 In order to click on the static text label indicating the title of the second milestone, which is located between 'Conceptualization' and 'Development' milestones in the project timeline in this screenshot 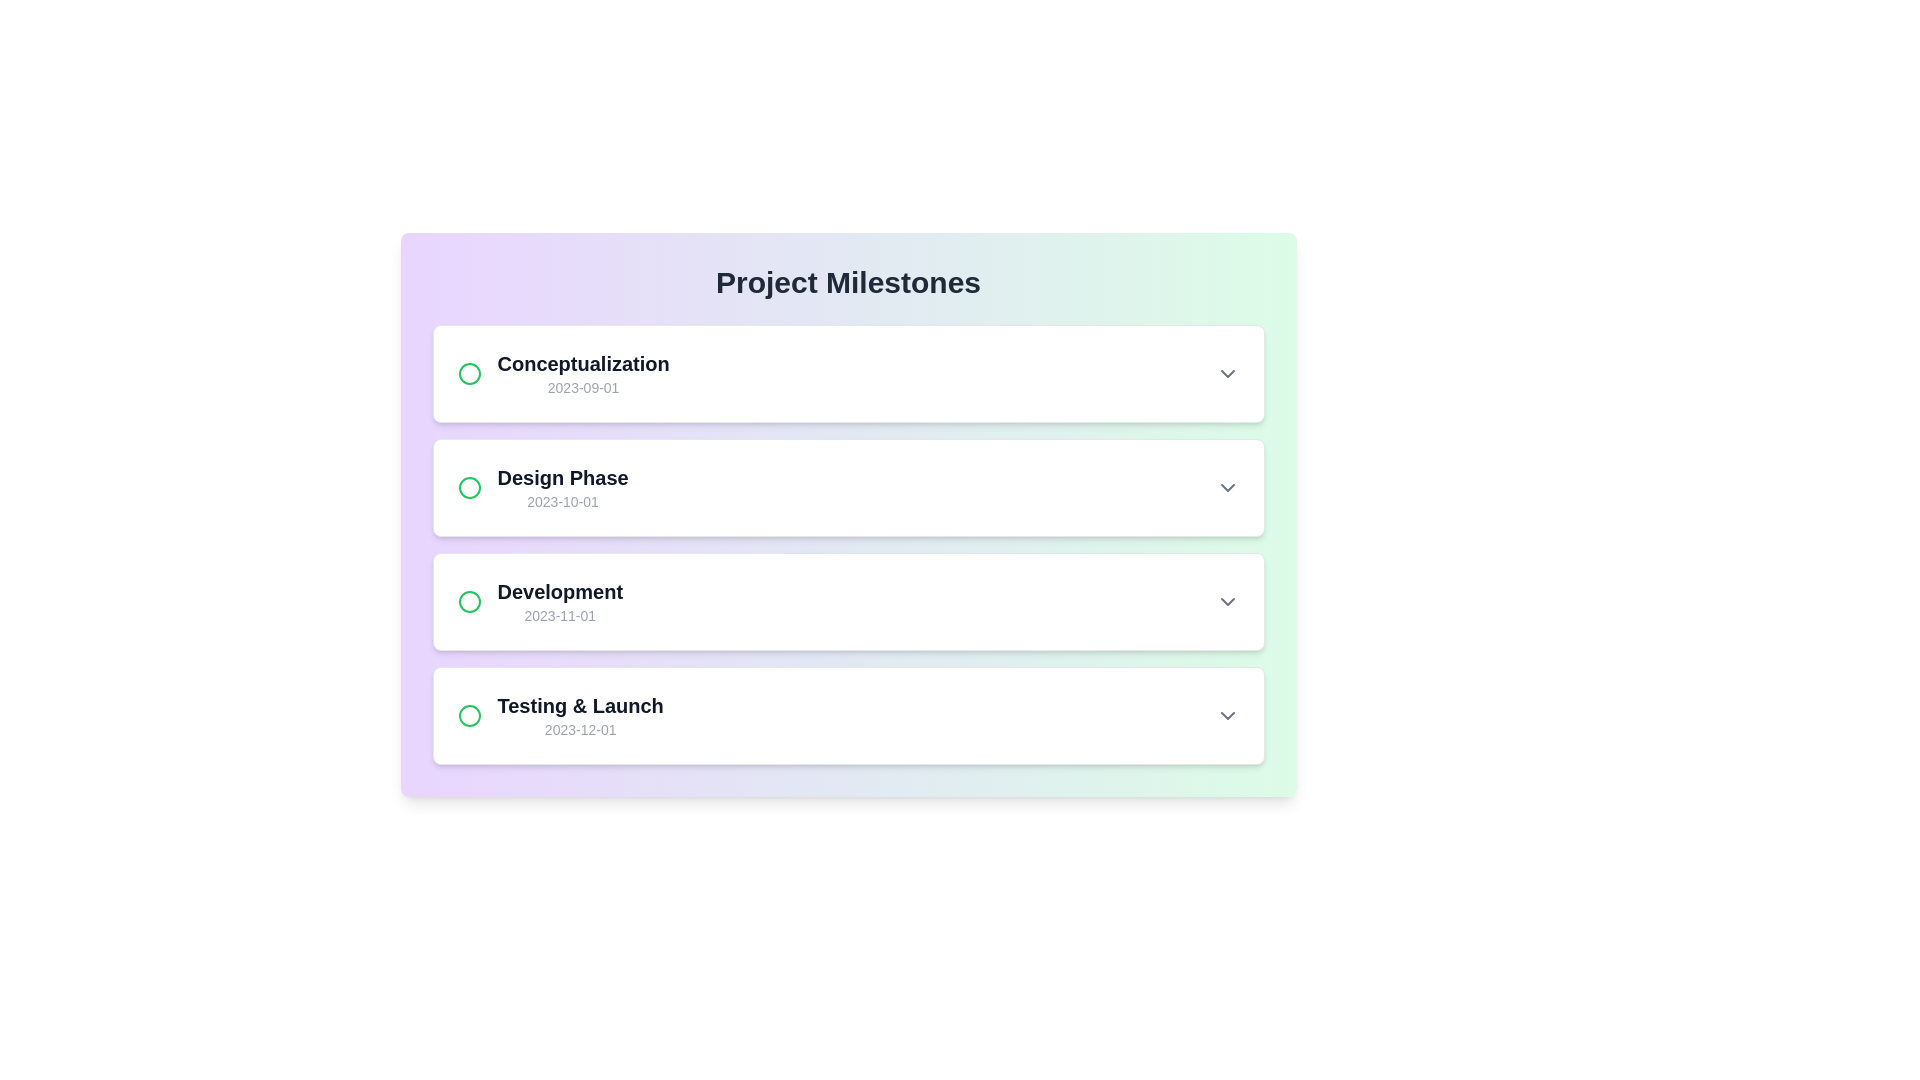, I will do `click(562, 478)`.